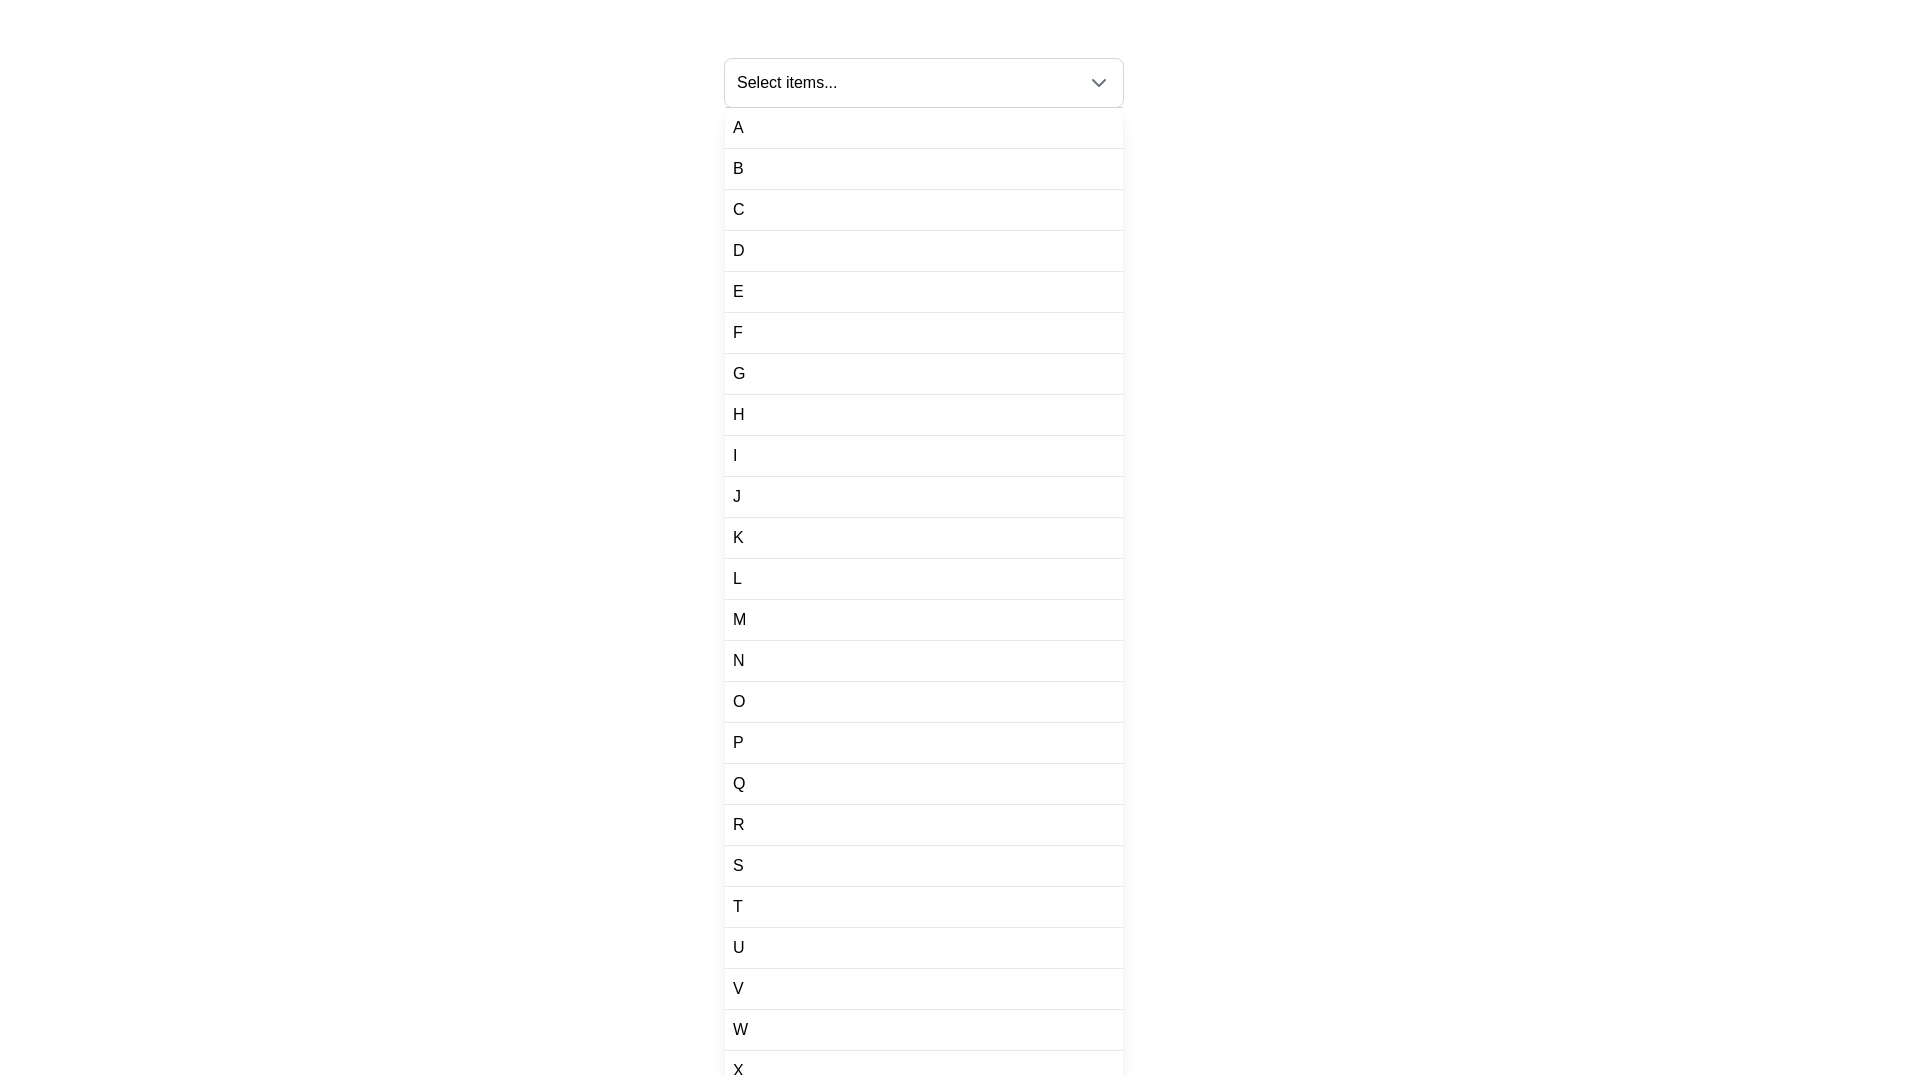 The height and width of the screenshot is (1080, 1920). I want to click on the 8th option in the vertical list of alphabetically ordered options, so click(923, 414).